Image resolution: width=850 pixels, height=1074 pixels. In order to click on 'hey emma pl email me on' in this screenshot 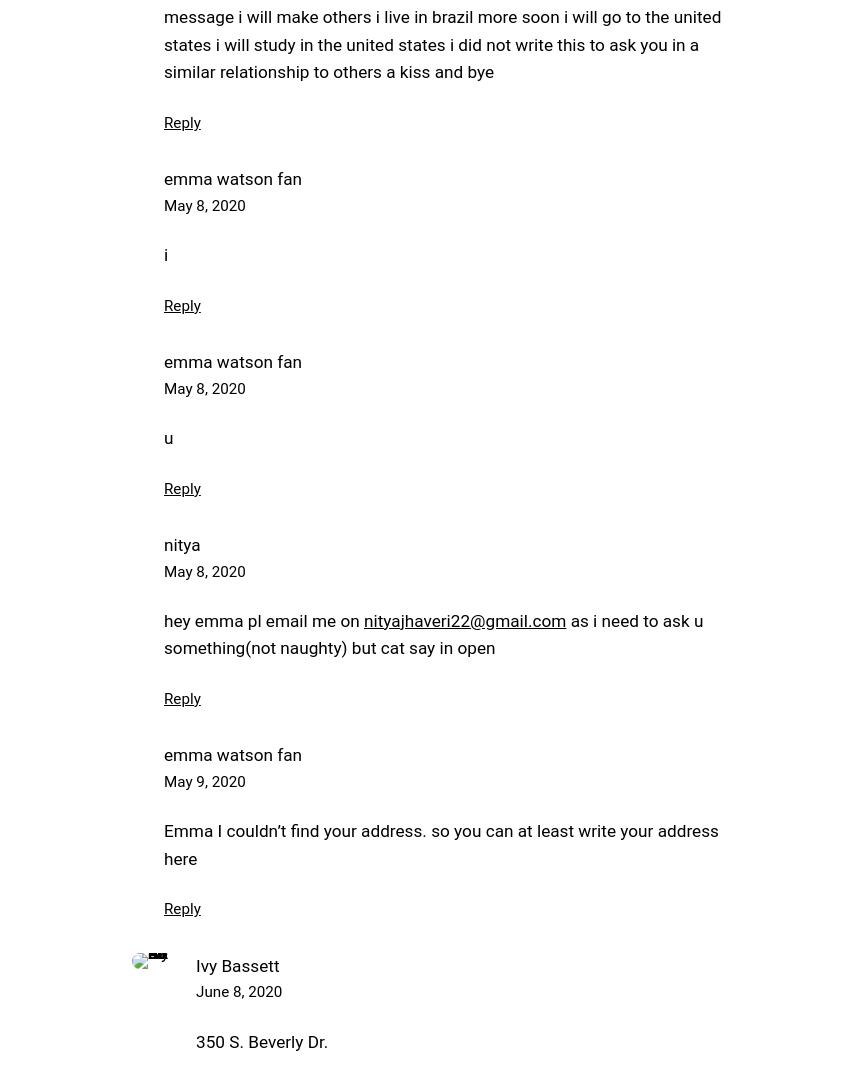, I will do `click(163, 620)`.